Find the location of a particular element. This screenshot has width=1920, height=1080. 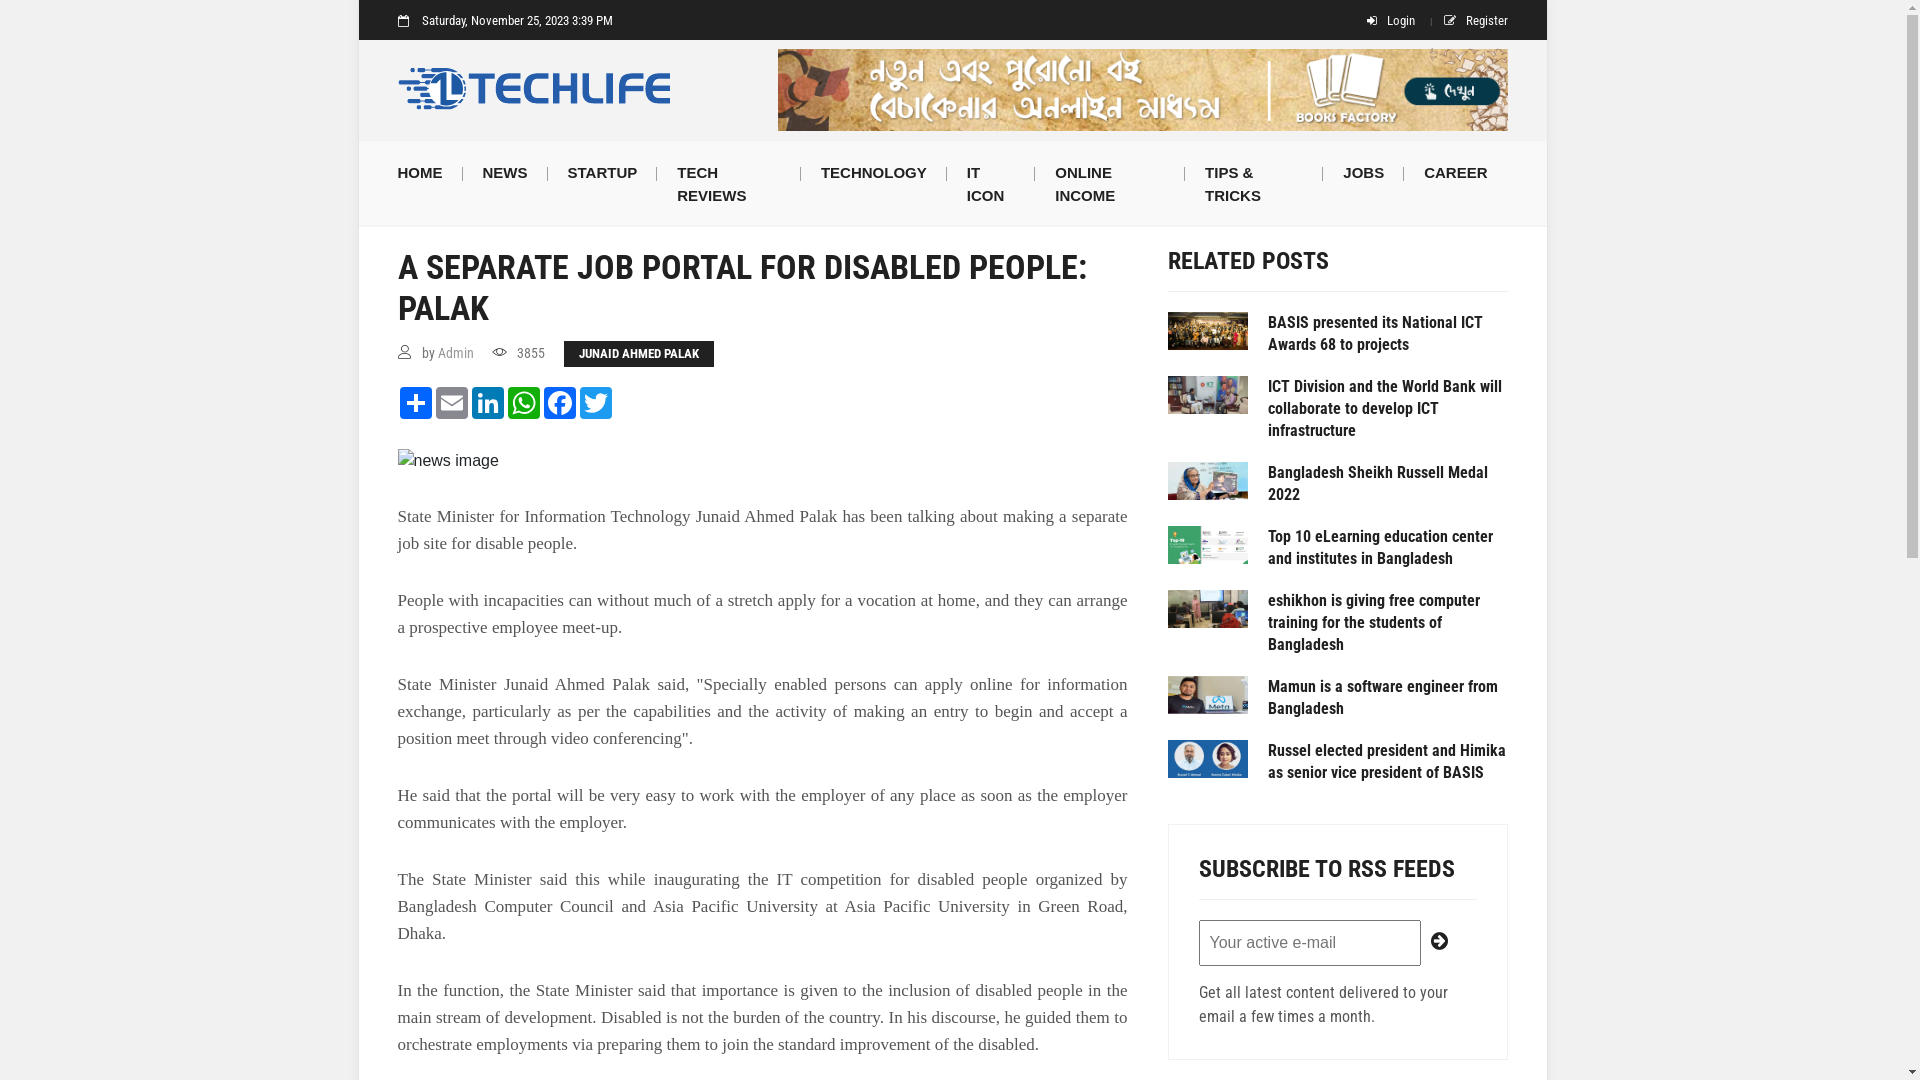

'Mamun is a software engineer from Bangladesh' is located at coordinates (1266, 697).